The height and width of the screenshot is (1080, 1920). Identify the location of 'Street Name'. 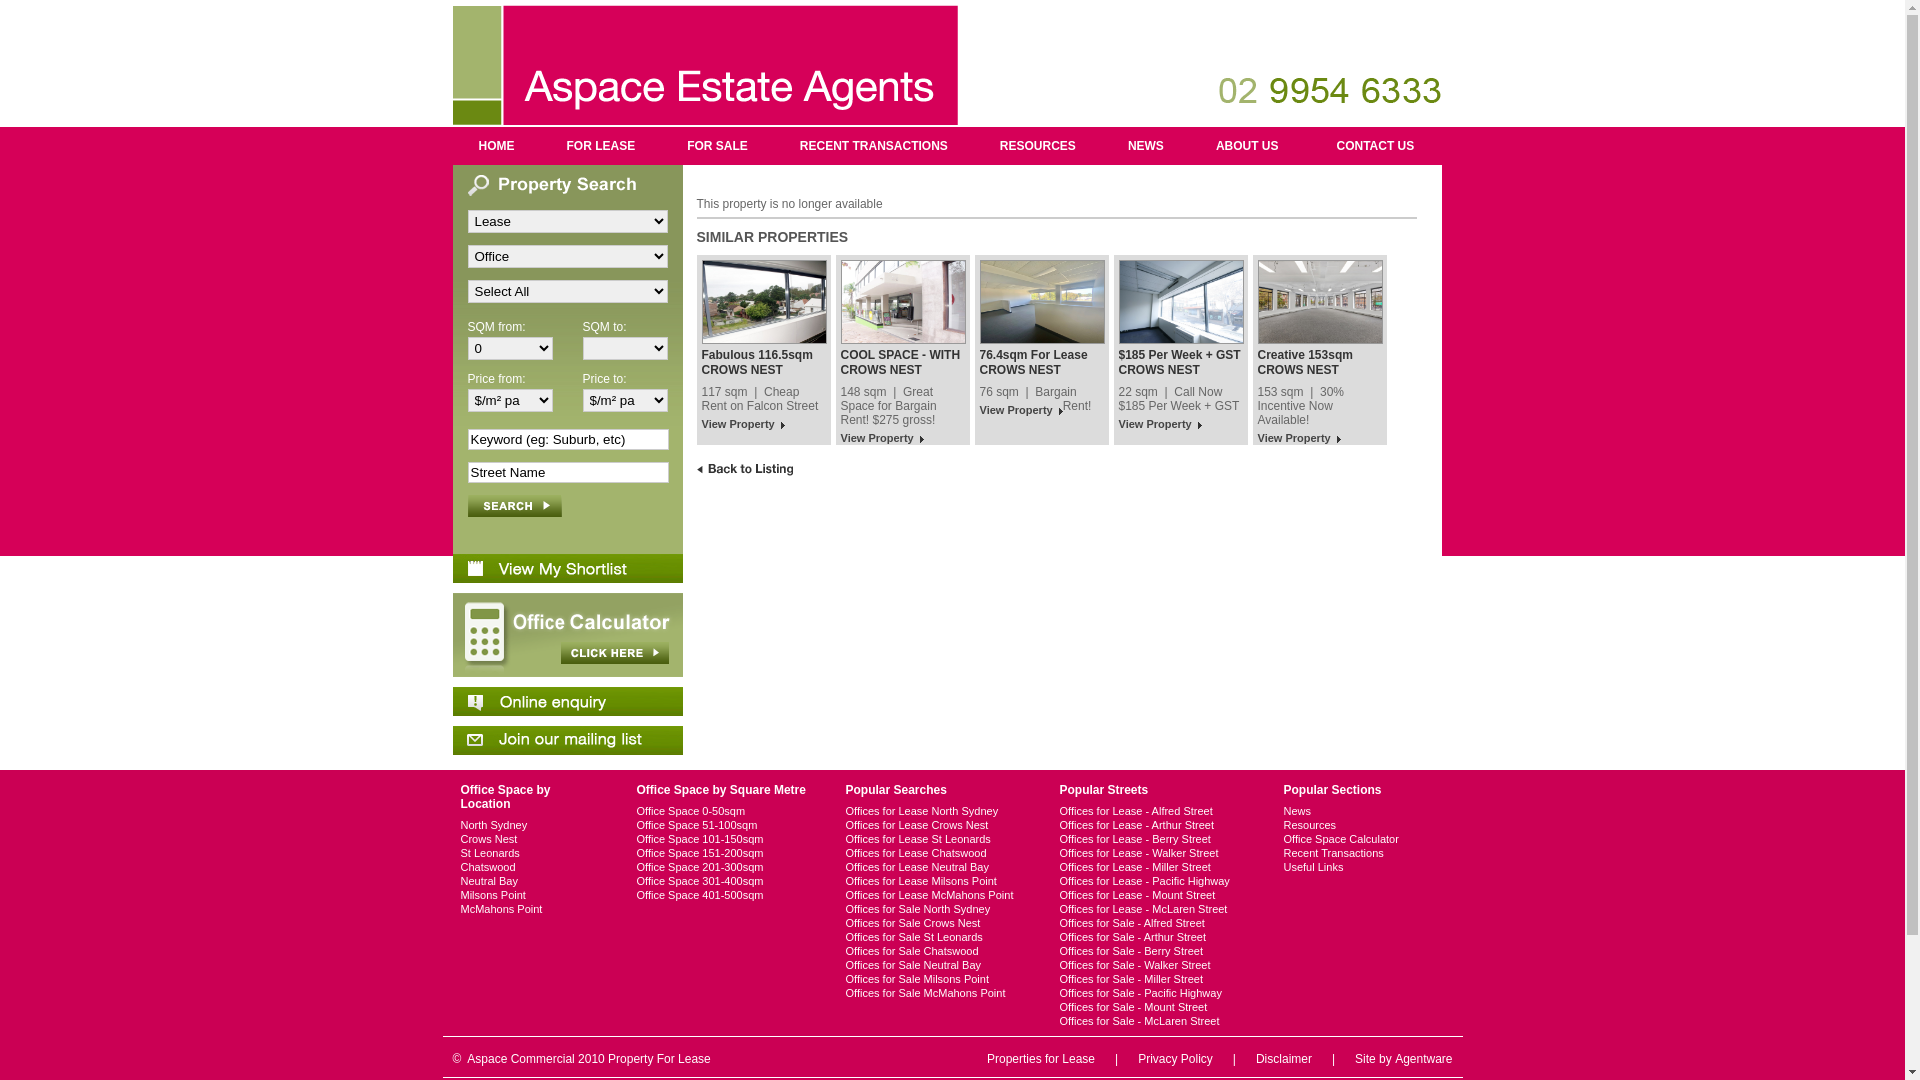
(567, 472).